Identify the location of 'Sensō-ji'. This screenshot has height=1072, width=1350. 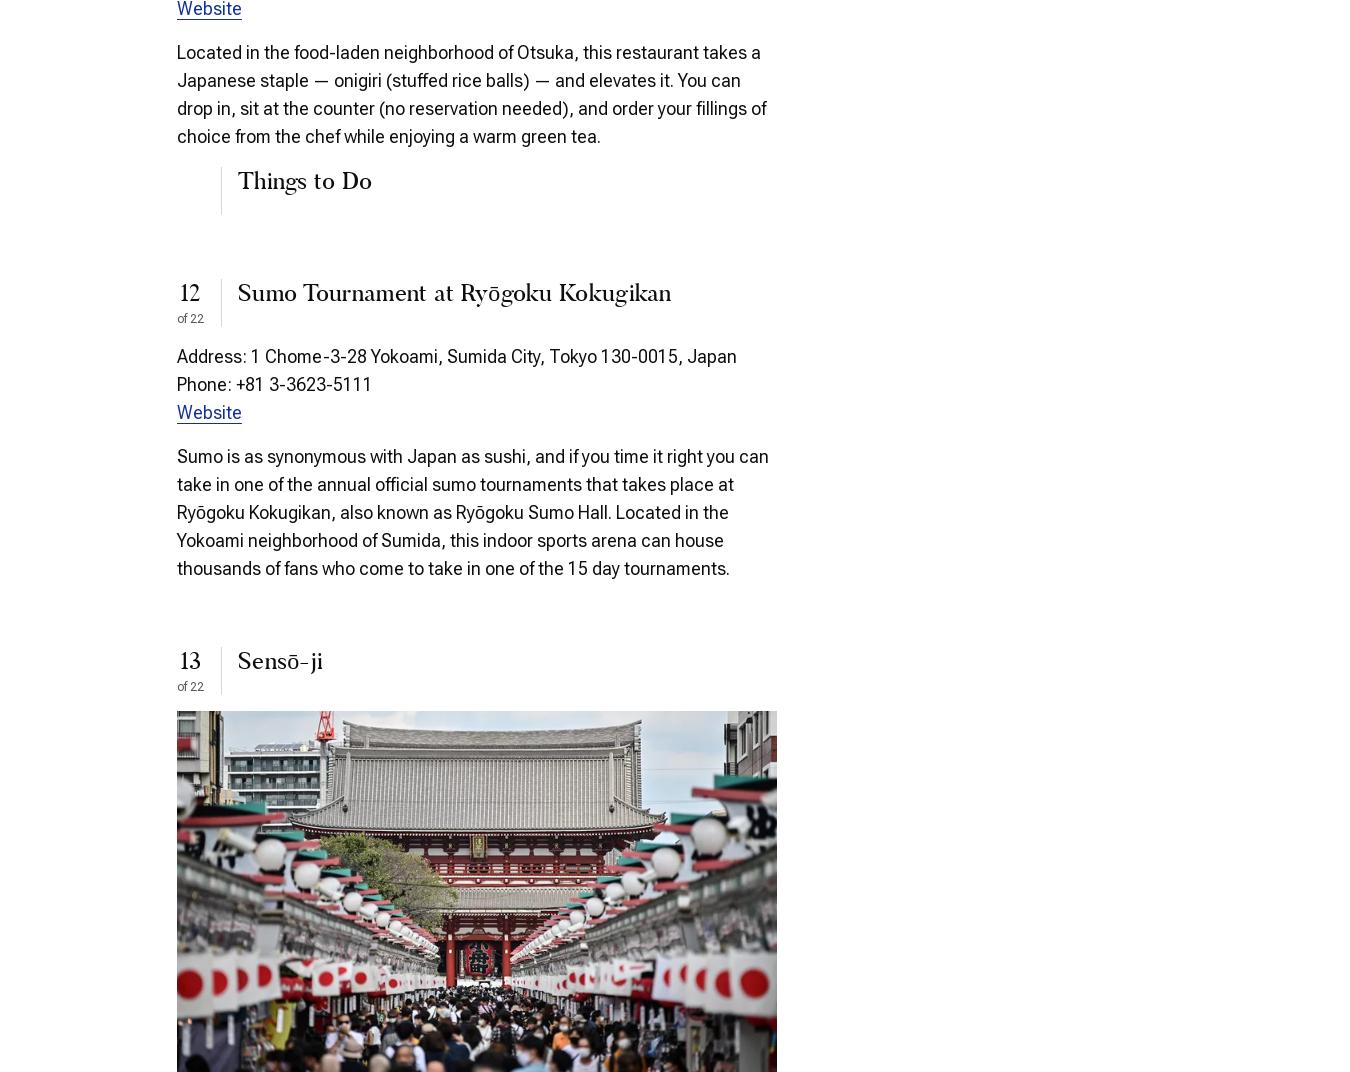
(279, 663).